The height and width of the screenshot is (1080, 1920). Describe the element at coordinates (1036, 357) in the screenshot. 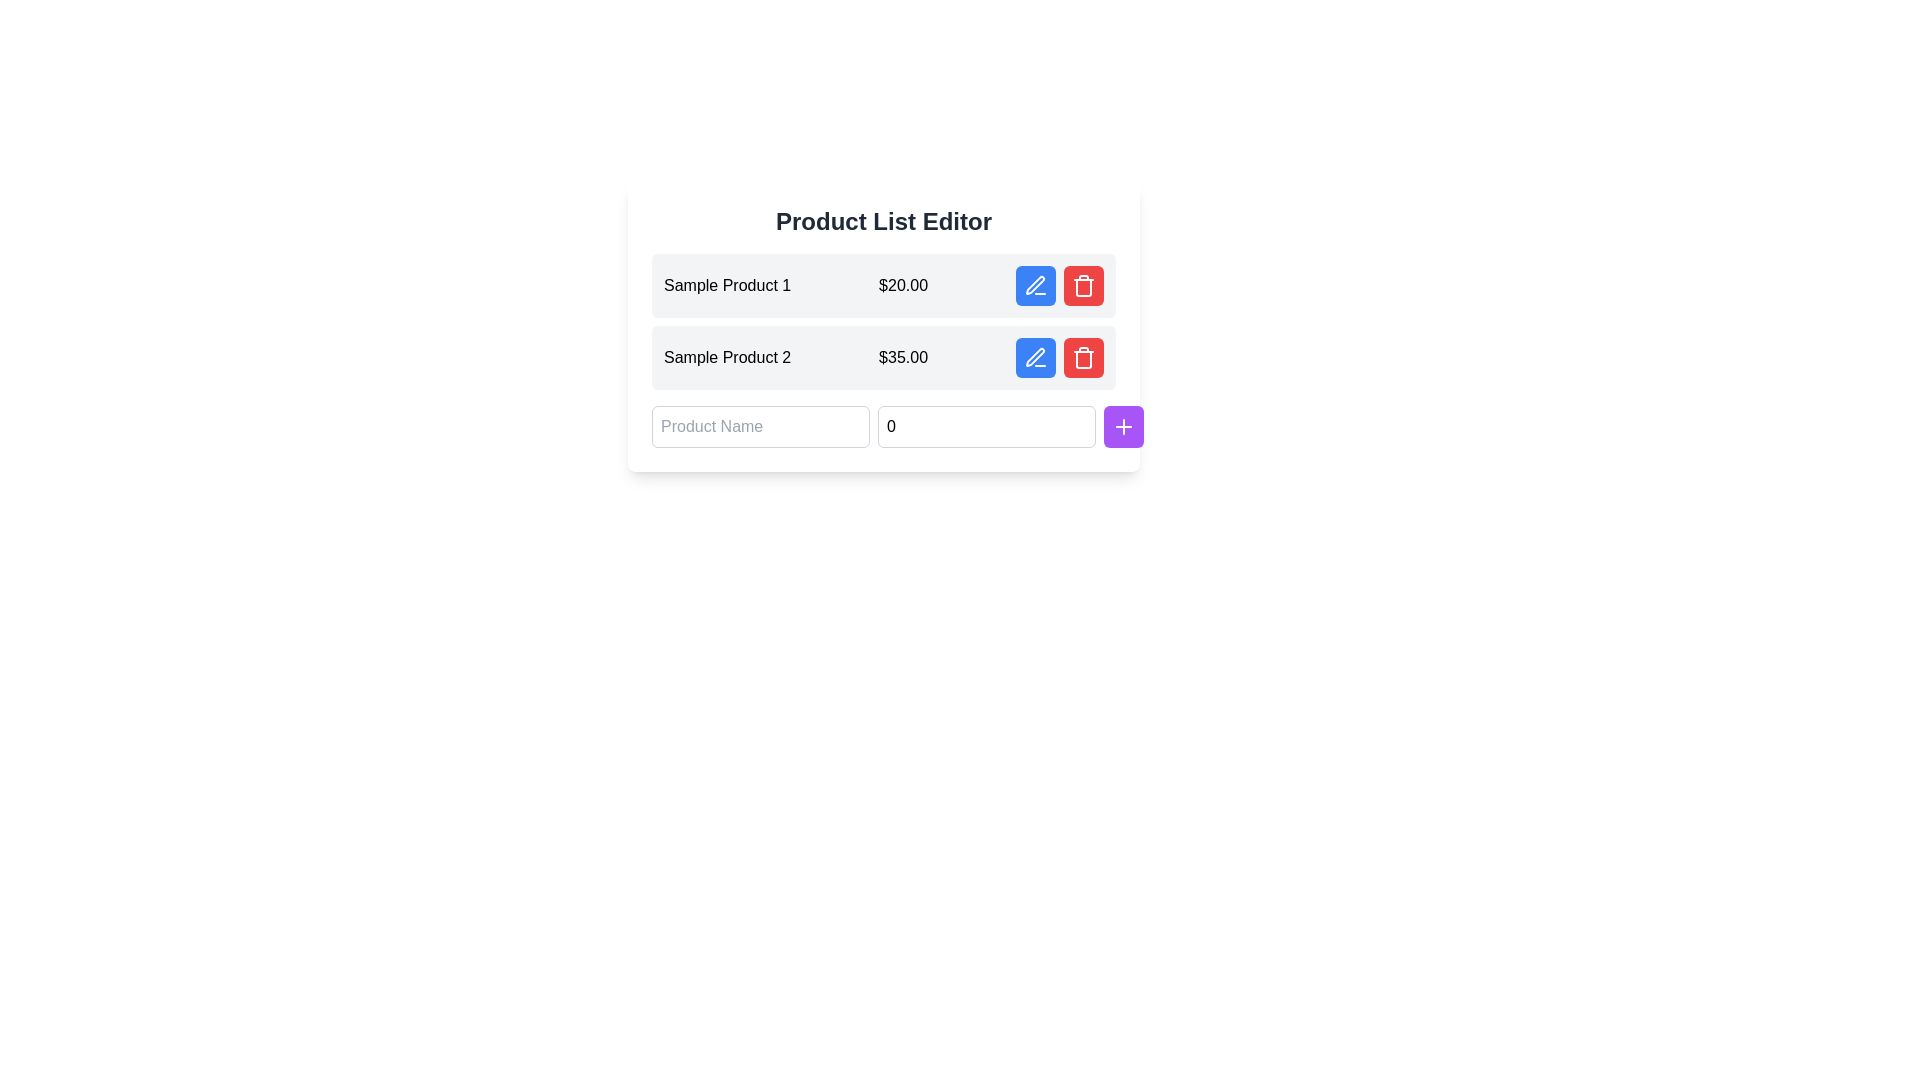

I see `the edit Icon button located to the right of 'Sample Product 2' and '$35.00' in the second row of product information for a tooltip or hover effect` at that location.